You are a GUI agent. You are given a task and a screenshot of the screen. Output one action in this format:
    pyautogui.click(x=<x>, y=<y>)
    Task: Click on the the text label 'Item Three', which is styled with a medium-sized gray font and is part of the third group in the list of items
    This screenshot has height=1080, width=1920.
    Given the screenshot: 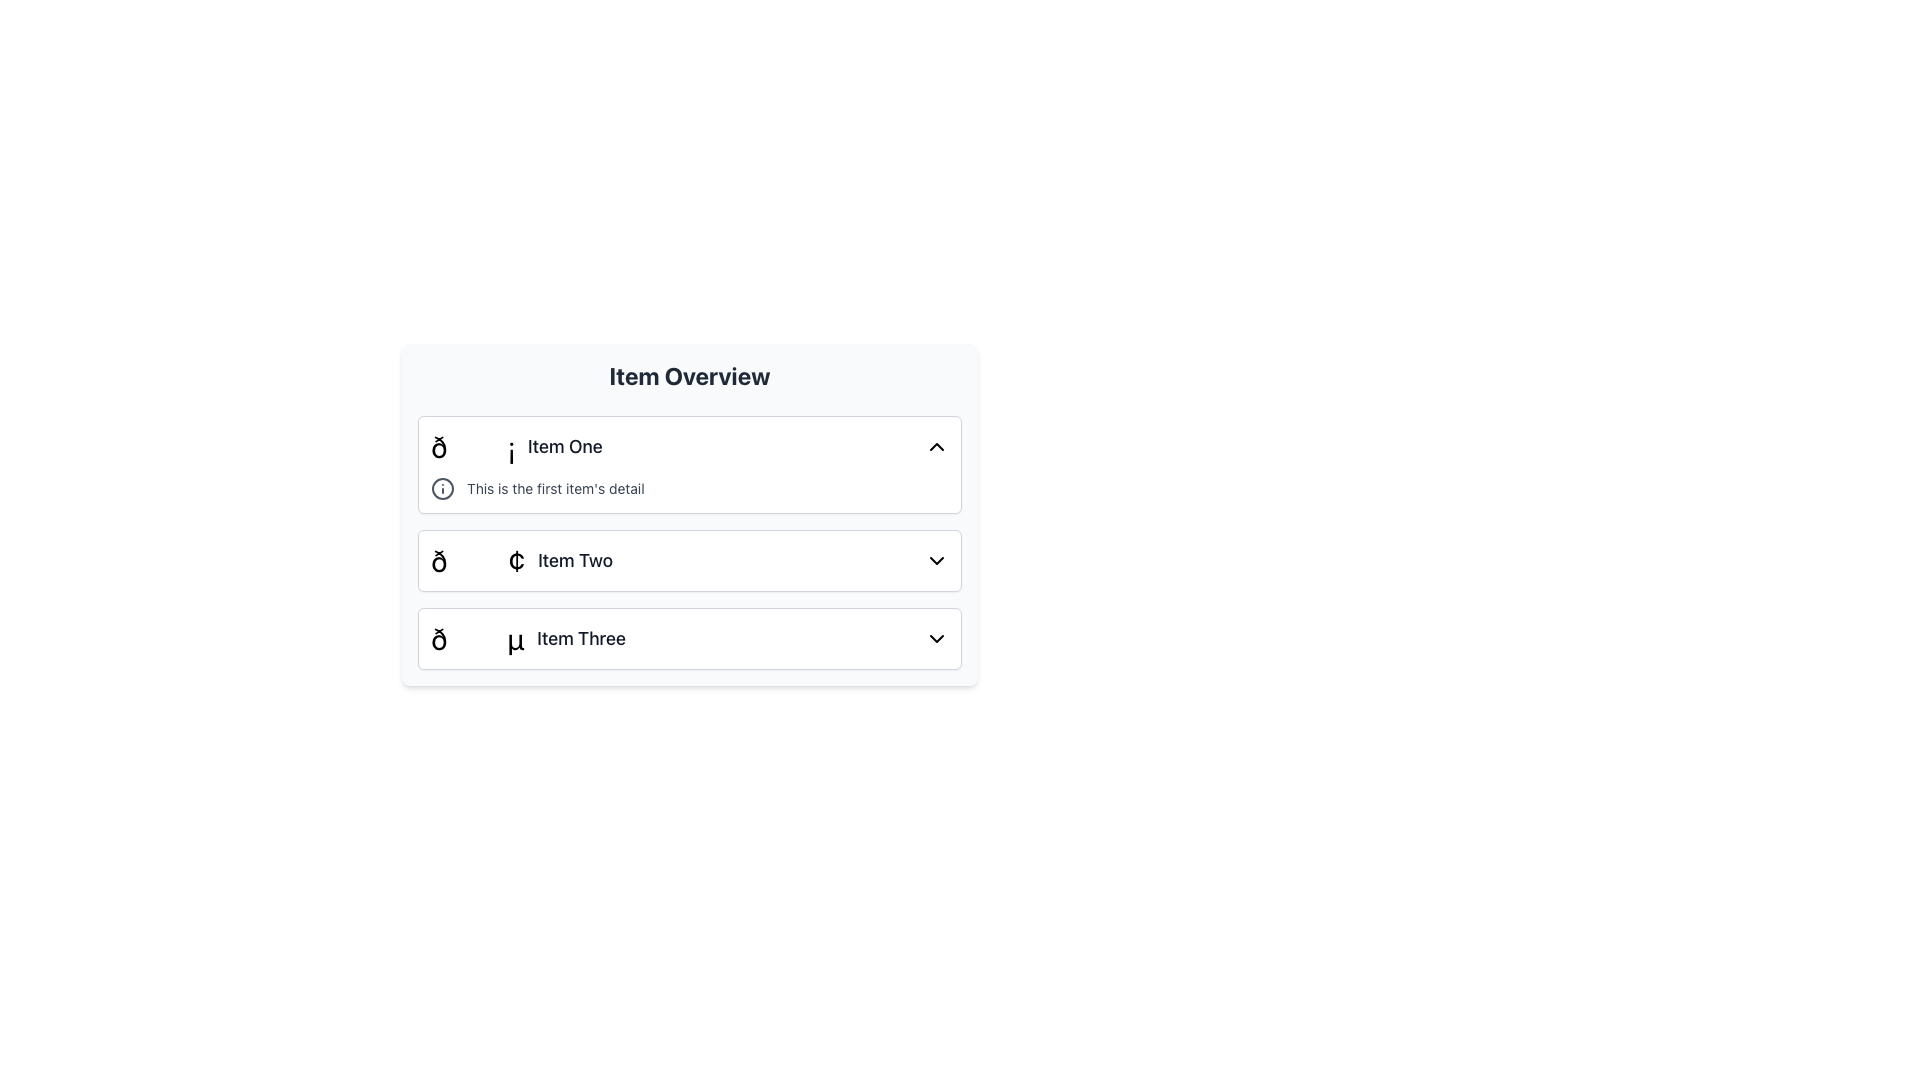 What is the action you would take?
    pyautogui.click(x=580, y=639)
    